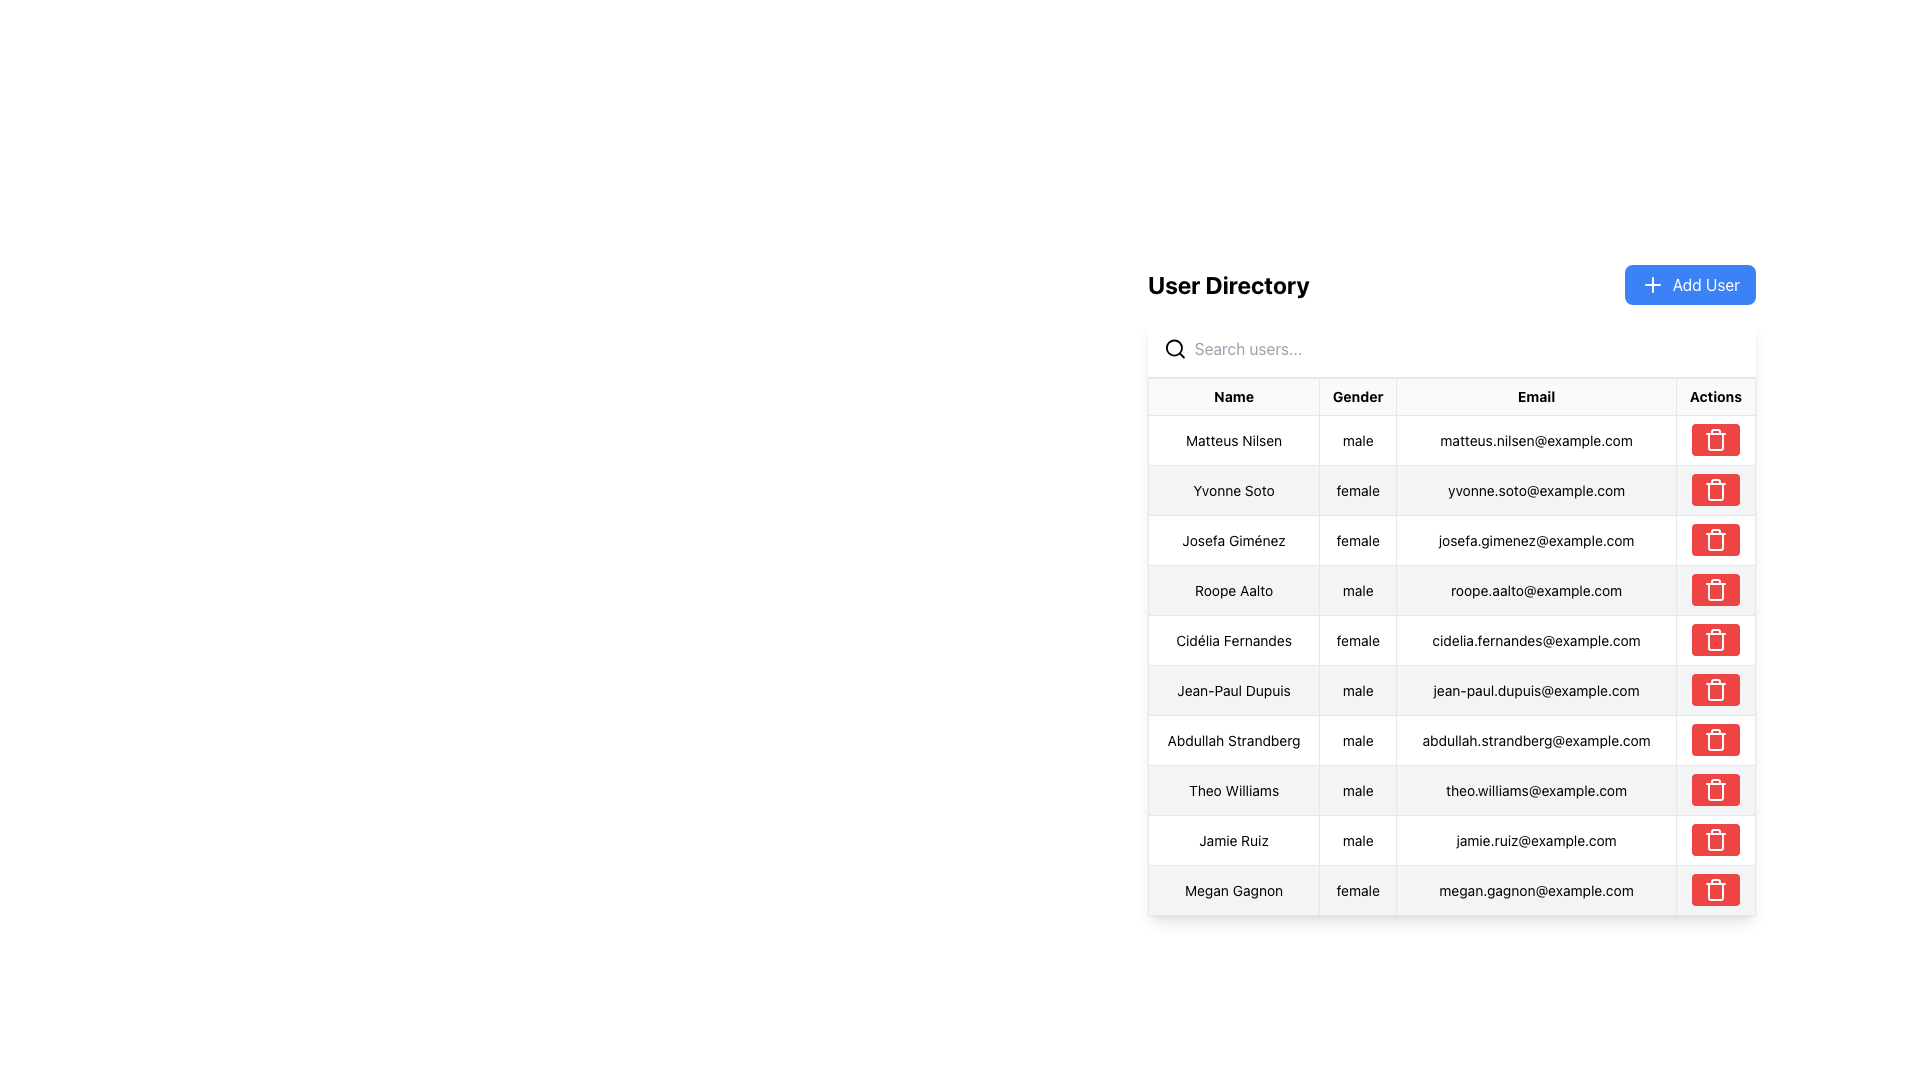 Image resolution: width=1920 pixels, height=1080 pixels. What do you see at coordinates (1535, 789) in the screenshot?
I see `the label displaying the email address of the user 'Theo Williams' located in the 'Email' column of the user table` at bounding box center [1535, 789].